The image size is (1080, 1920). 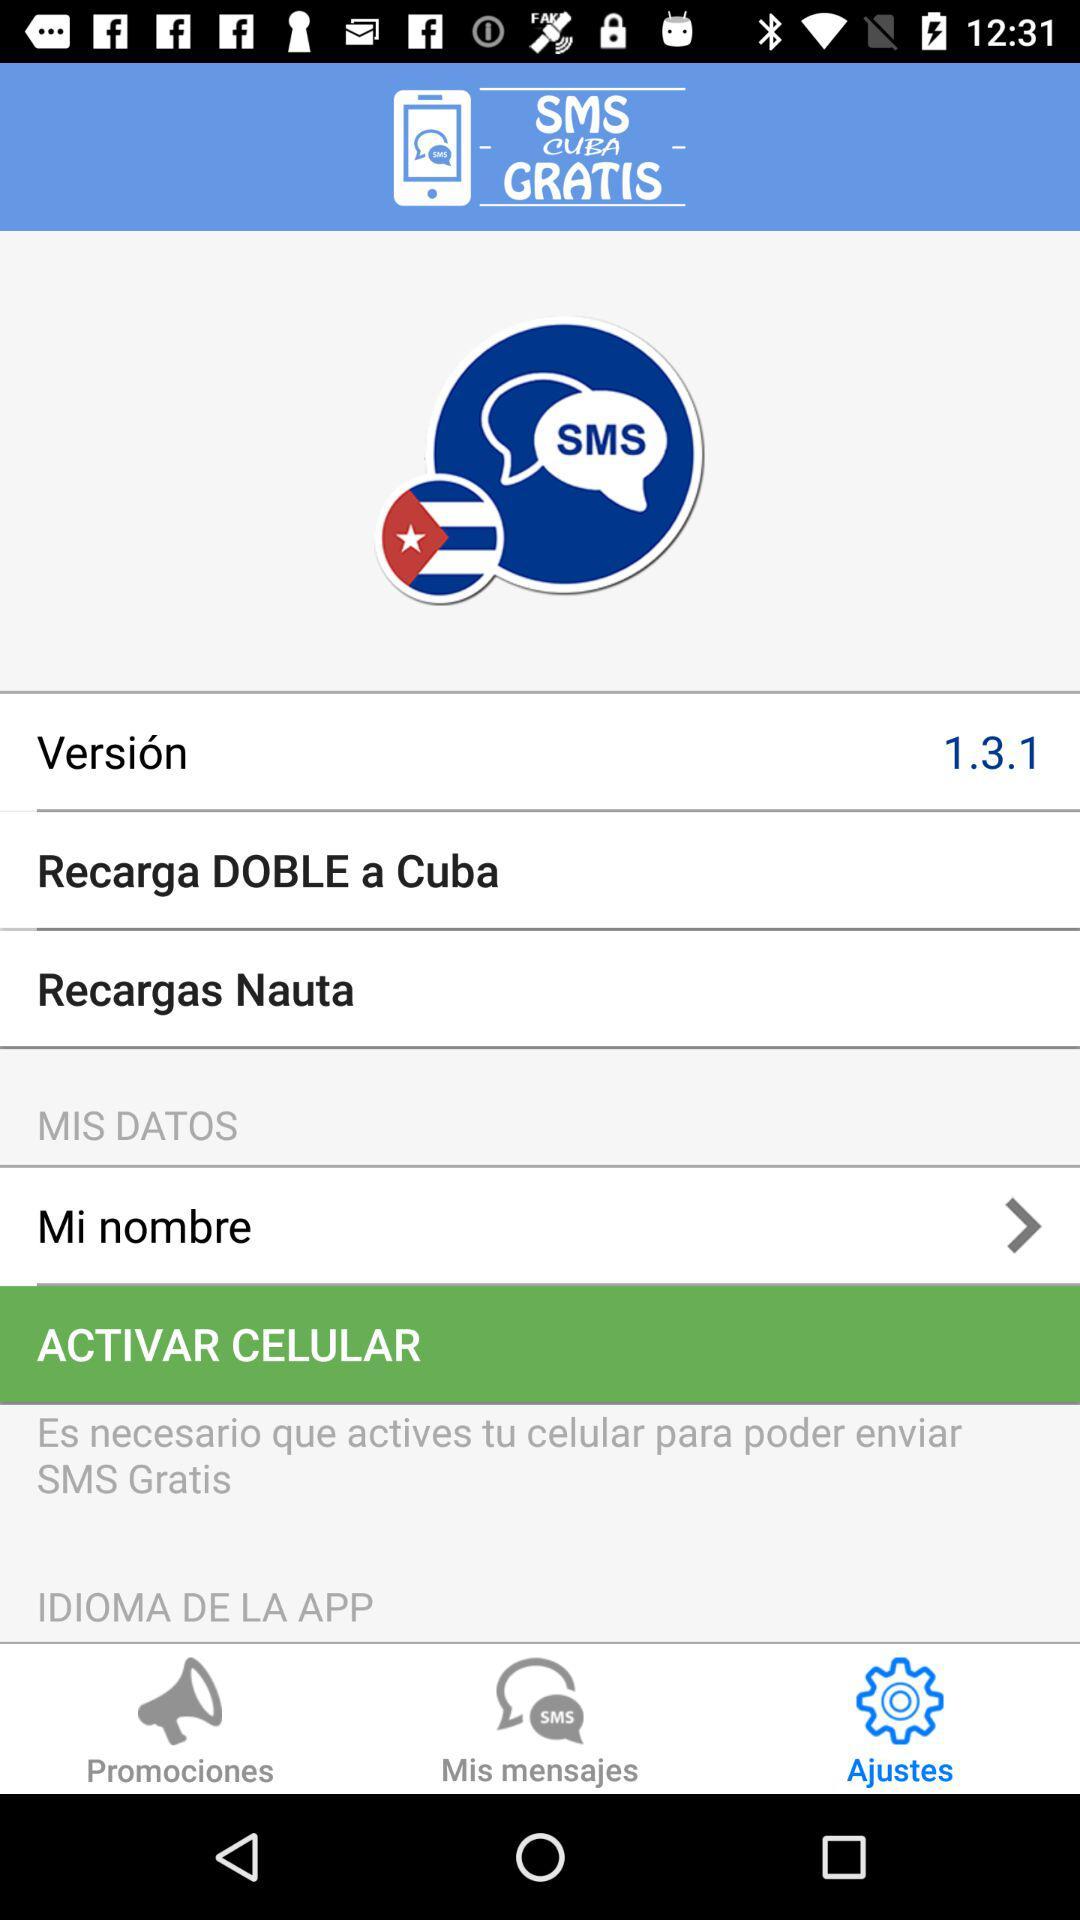 I want to click on the recarga doble a item, so click(x=540, y=869).